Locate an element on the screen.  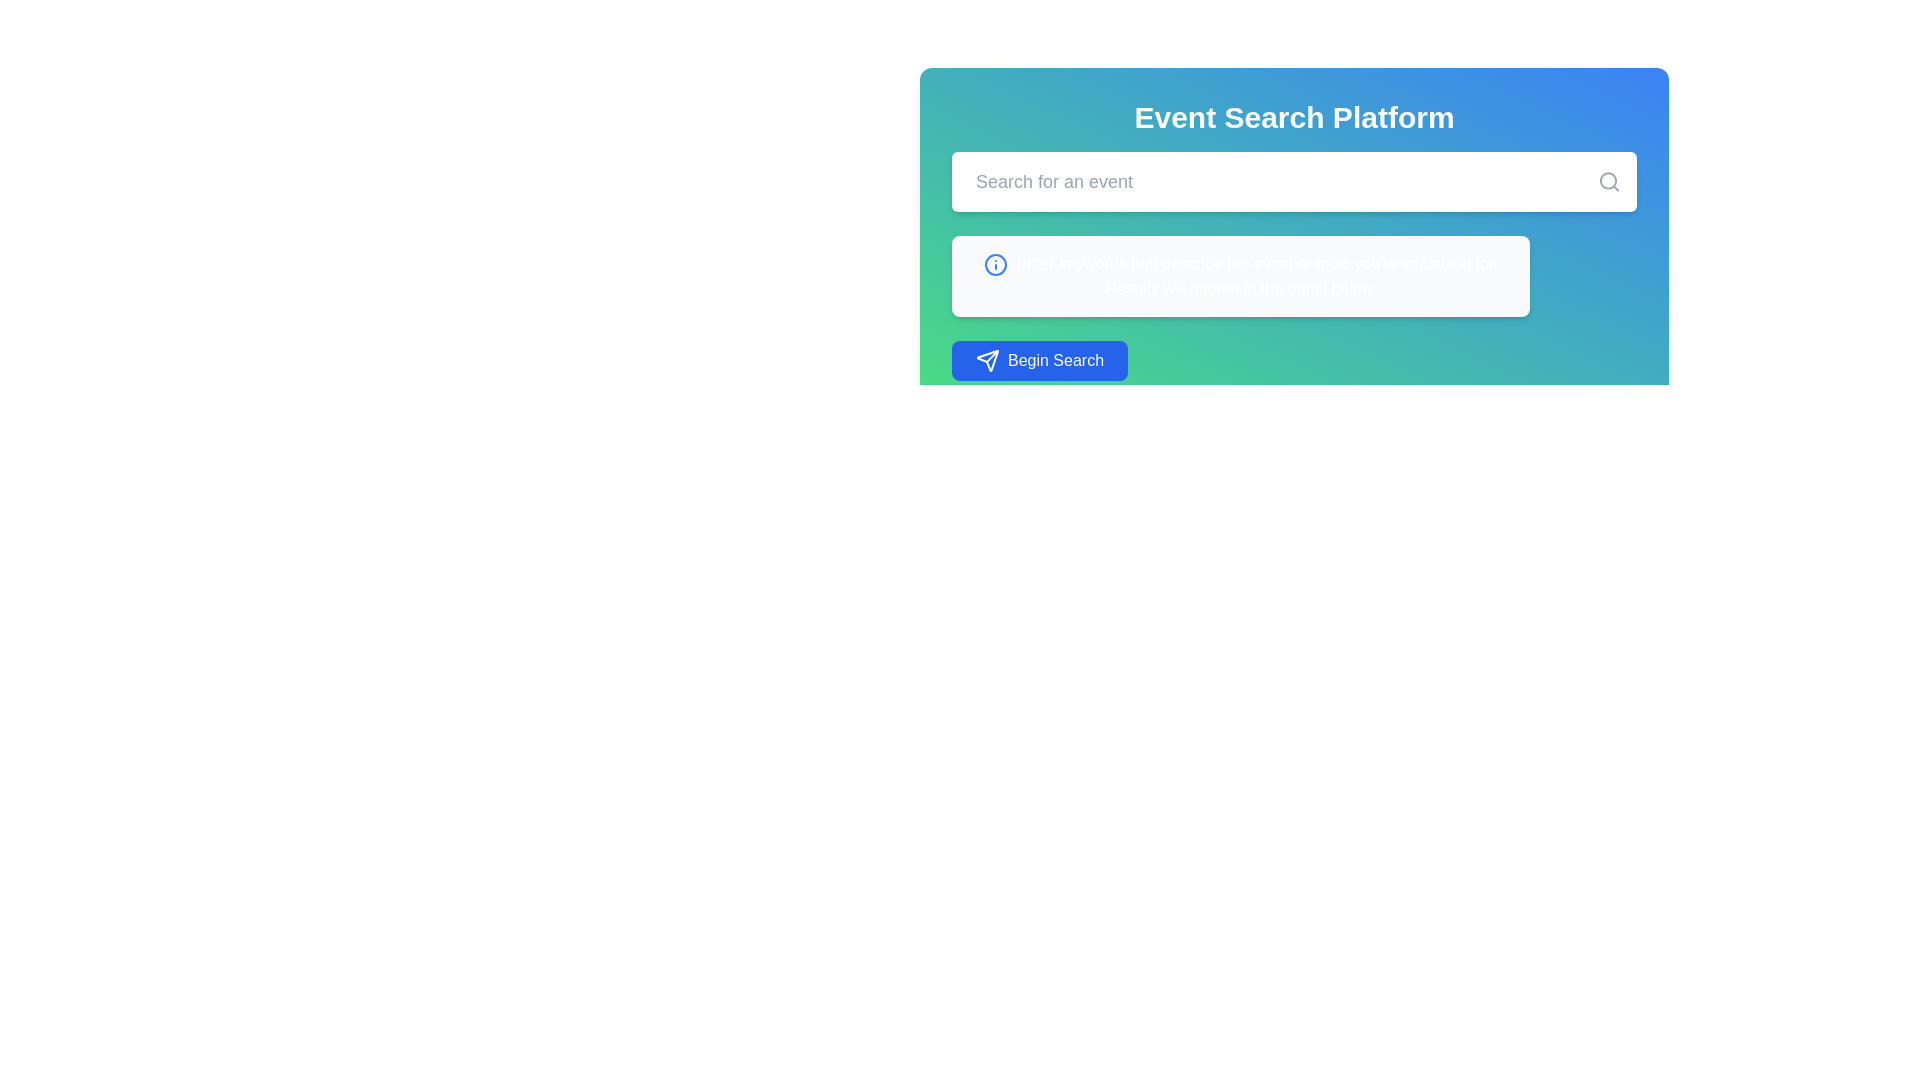
the circular light gray icon located on the right side of the search icon within the top bar of the interactive panel is located at coordinates (1608, 181).